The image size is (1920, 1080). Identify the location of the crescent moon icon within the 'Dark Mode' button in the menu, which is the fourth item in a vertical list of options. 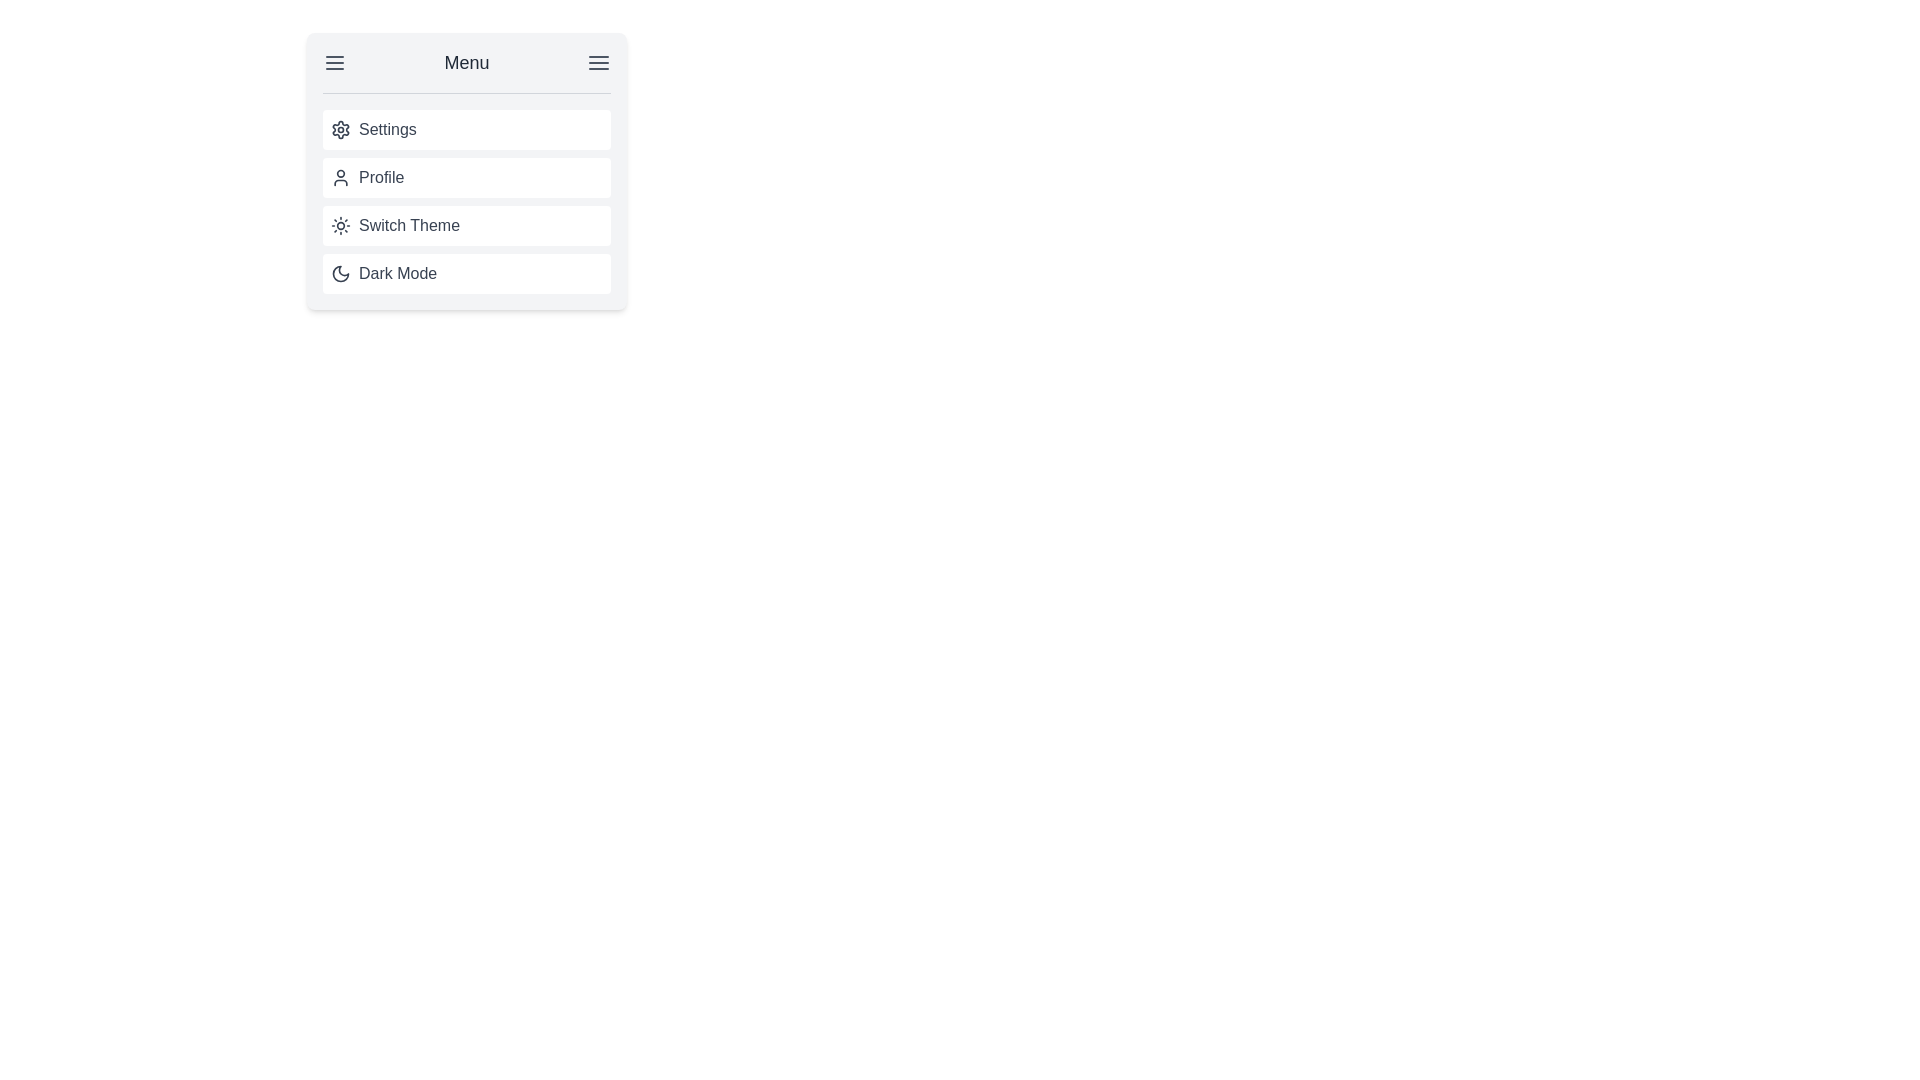
(340, 273).